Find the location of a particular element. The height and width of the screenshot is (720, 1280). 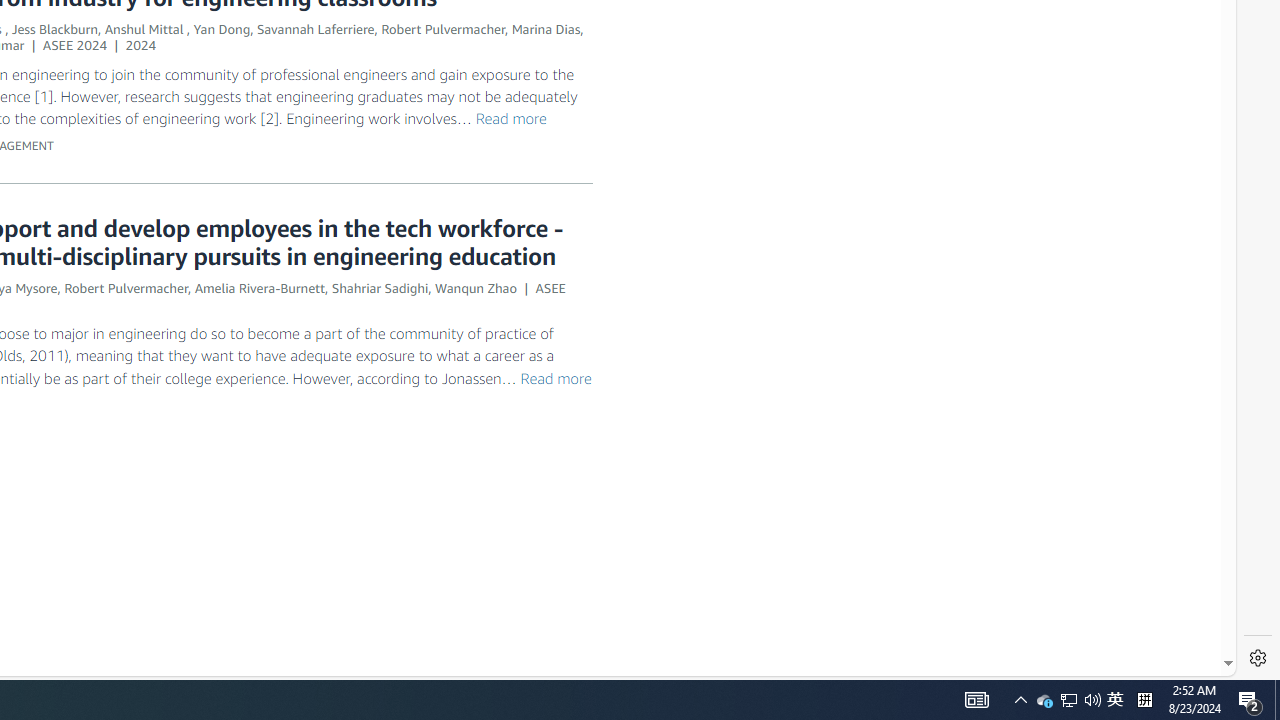

'Amelia Rivera-Burnett' is located at coordinates (259, 288).